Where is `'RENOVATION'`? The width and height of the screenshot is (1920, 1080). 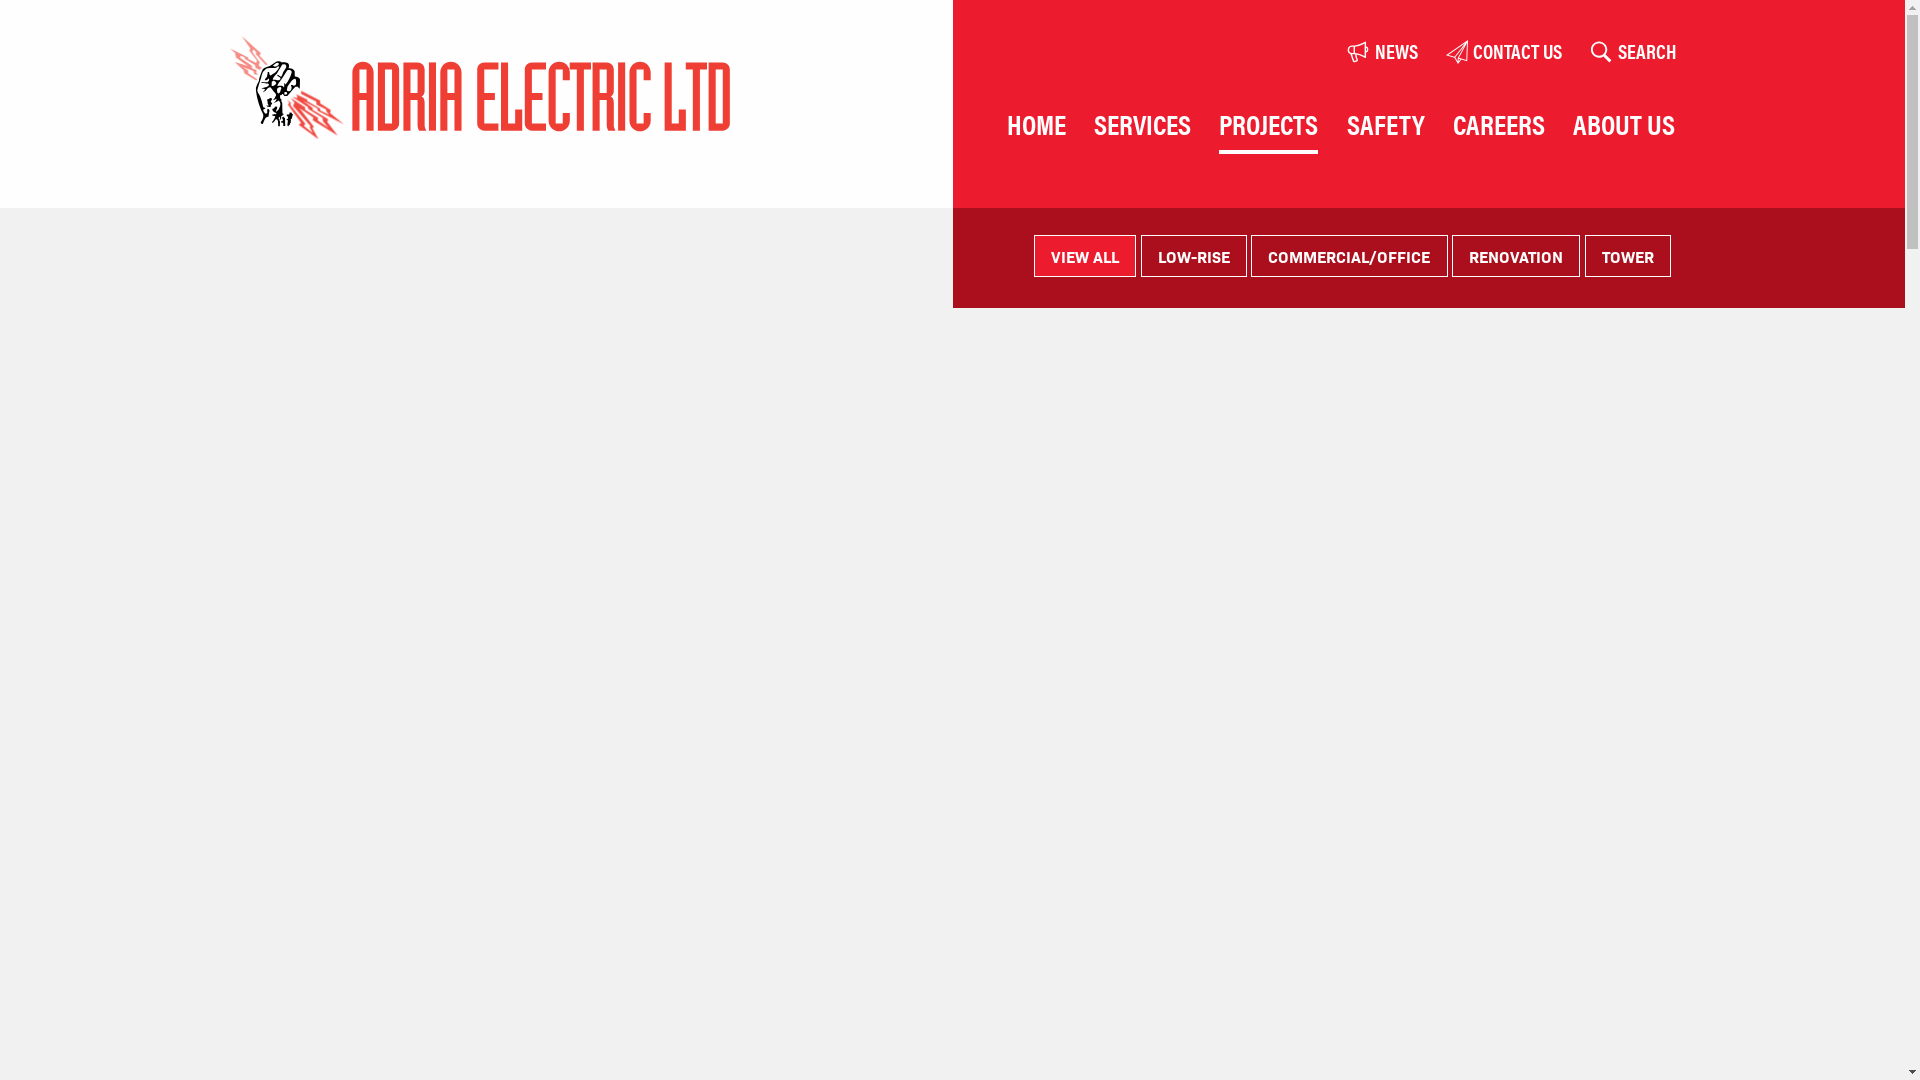
'RENOVATION' is located at coordinates (1451, 254).